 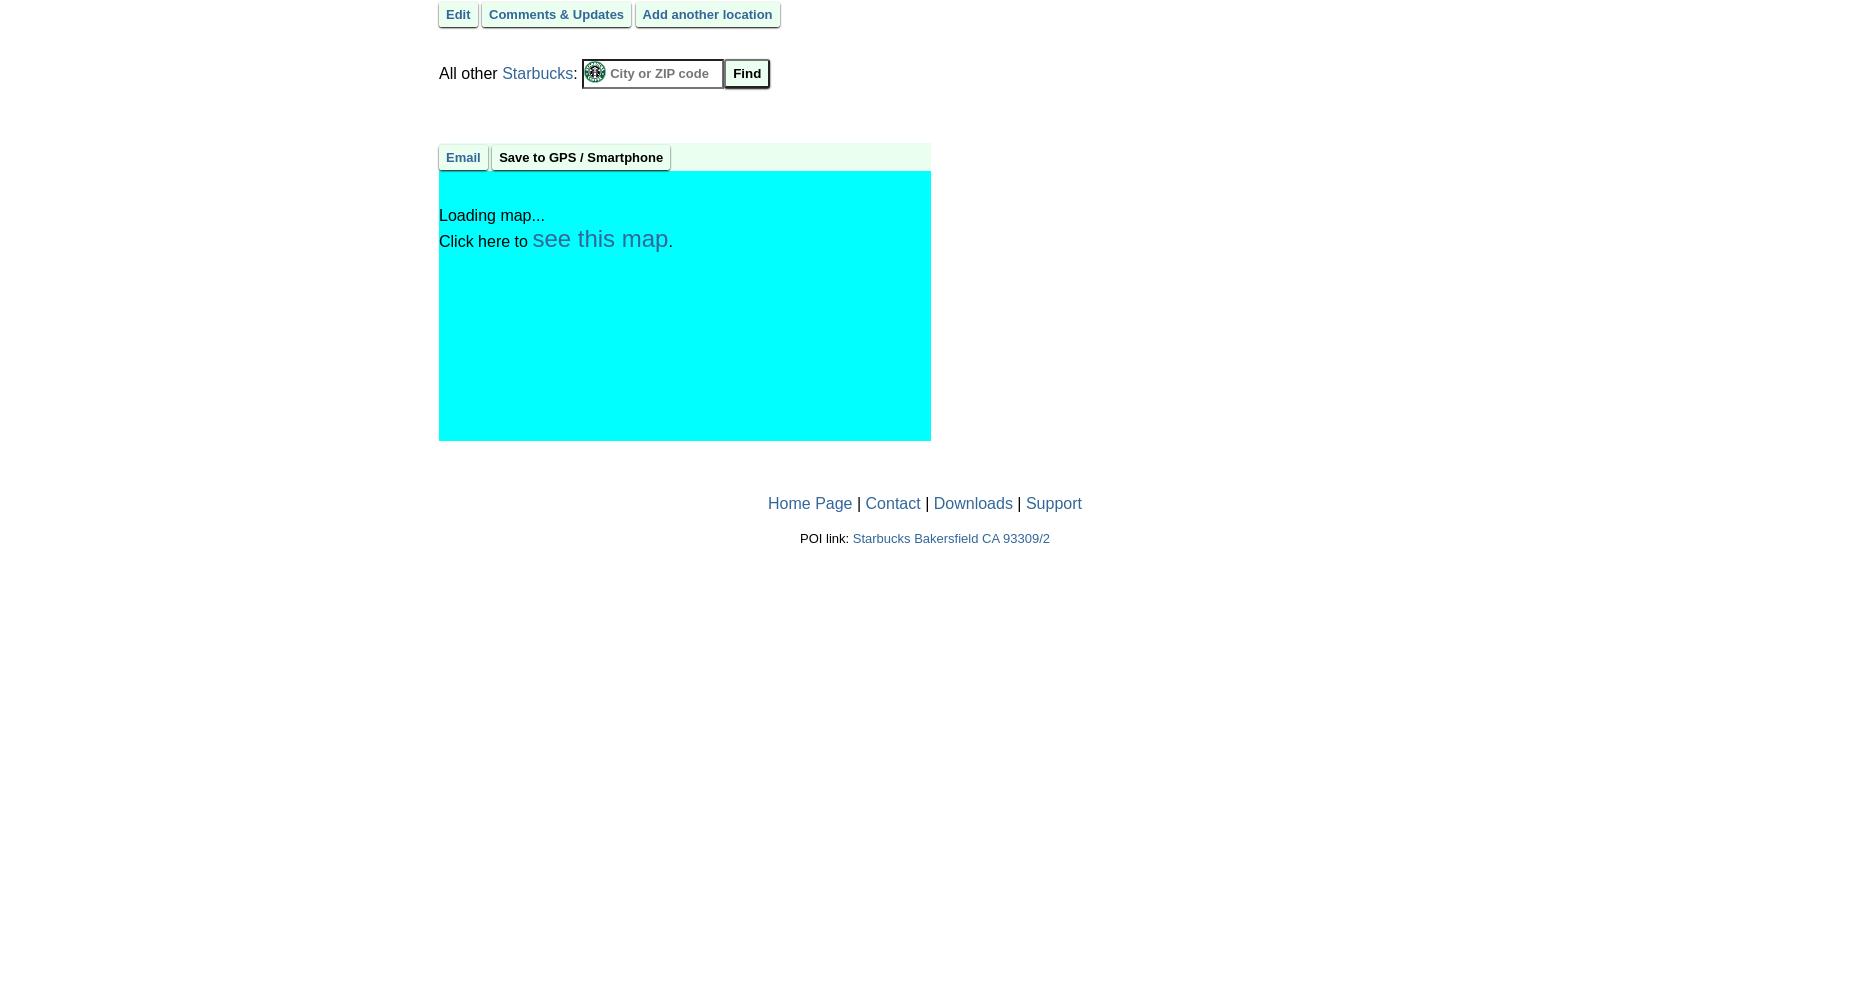 What do you see at coordinates (971, 502) in the screenshot?
I see `'Downloads'` at bounding box center [971, 502].